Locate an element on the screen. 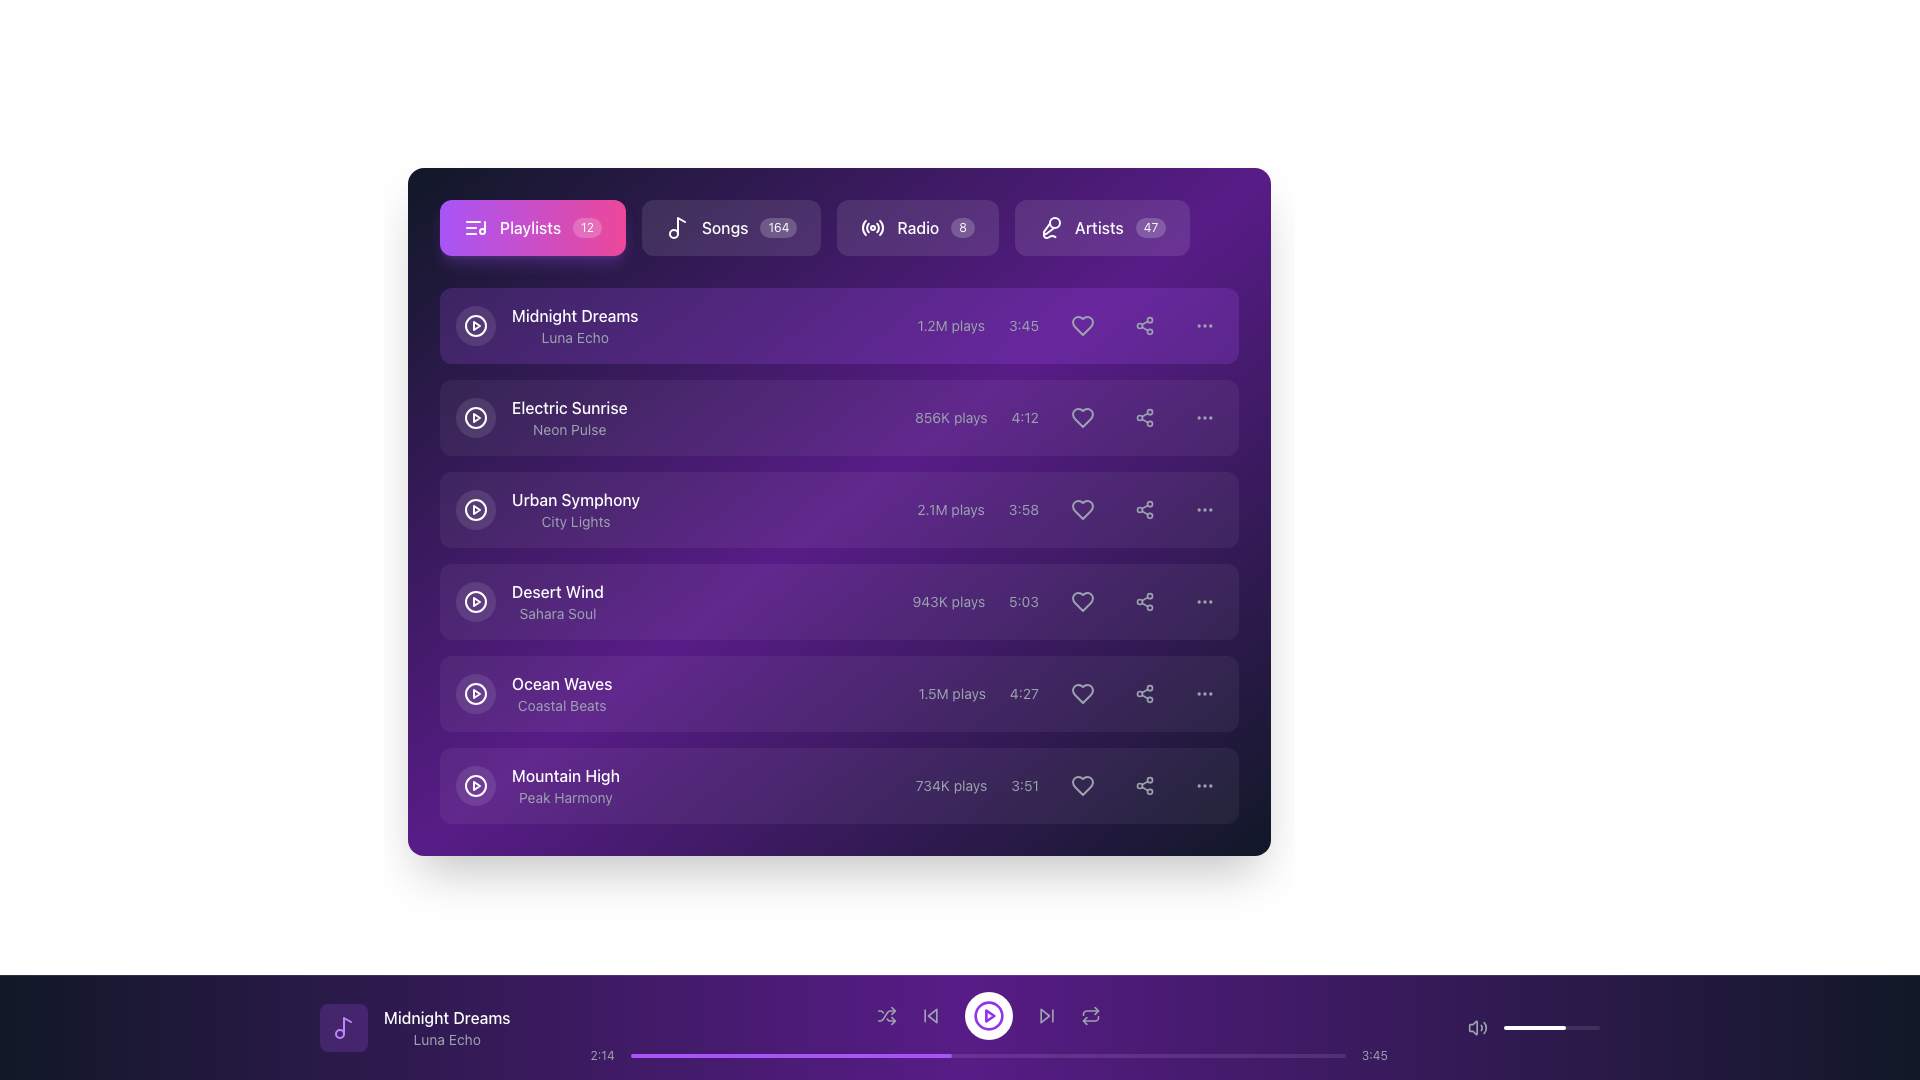  the descriptive title text element located above 'Coastal Beats' in the middle column of the playlist interface is located at coordinates (561, 682).